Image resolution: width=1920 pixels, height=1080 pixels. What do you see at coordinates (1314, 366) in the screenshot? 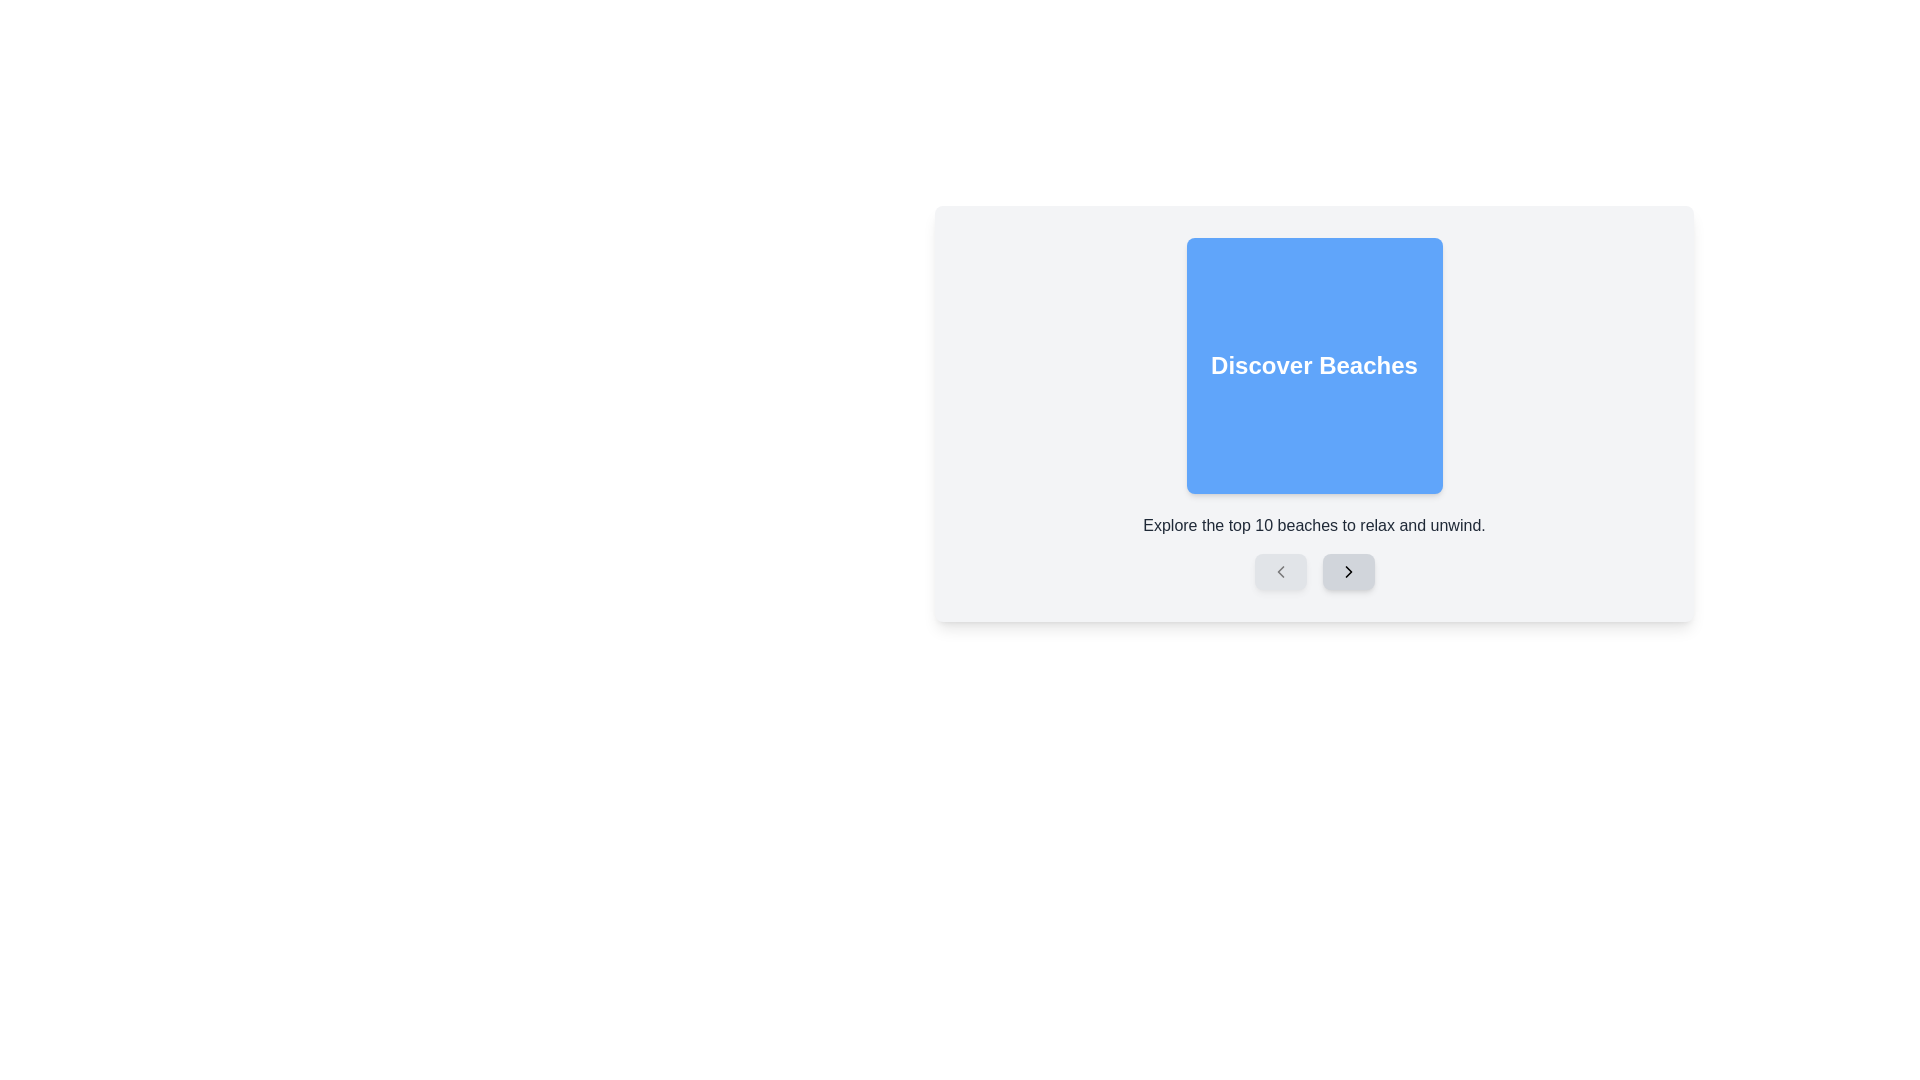
I see `the static label or heading element that serves as a title for the beach discovery card, which is centered within a card component with a blue background` at bounding box center [1314, 366].